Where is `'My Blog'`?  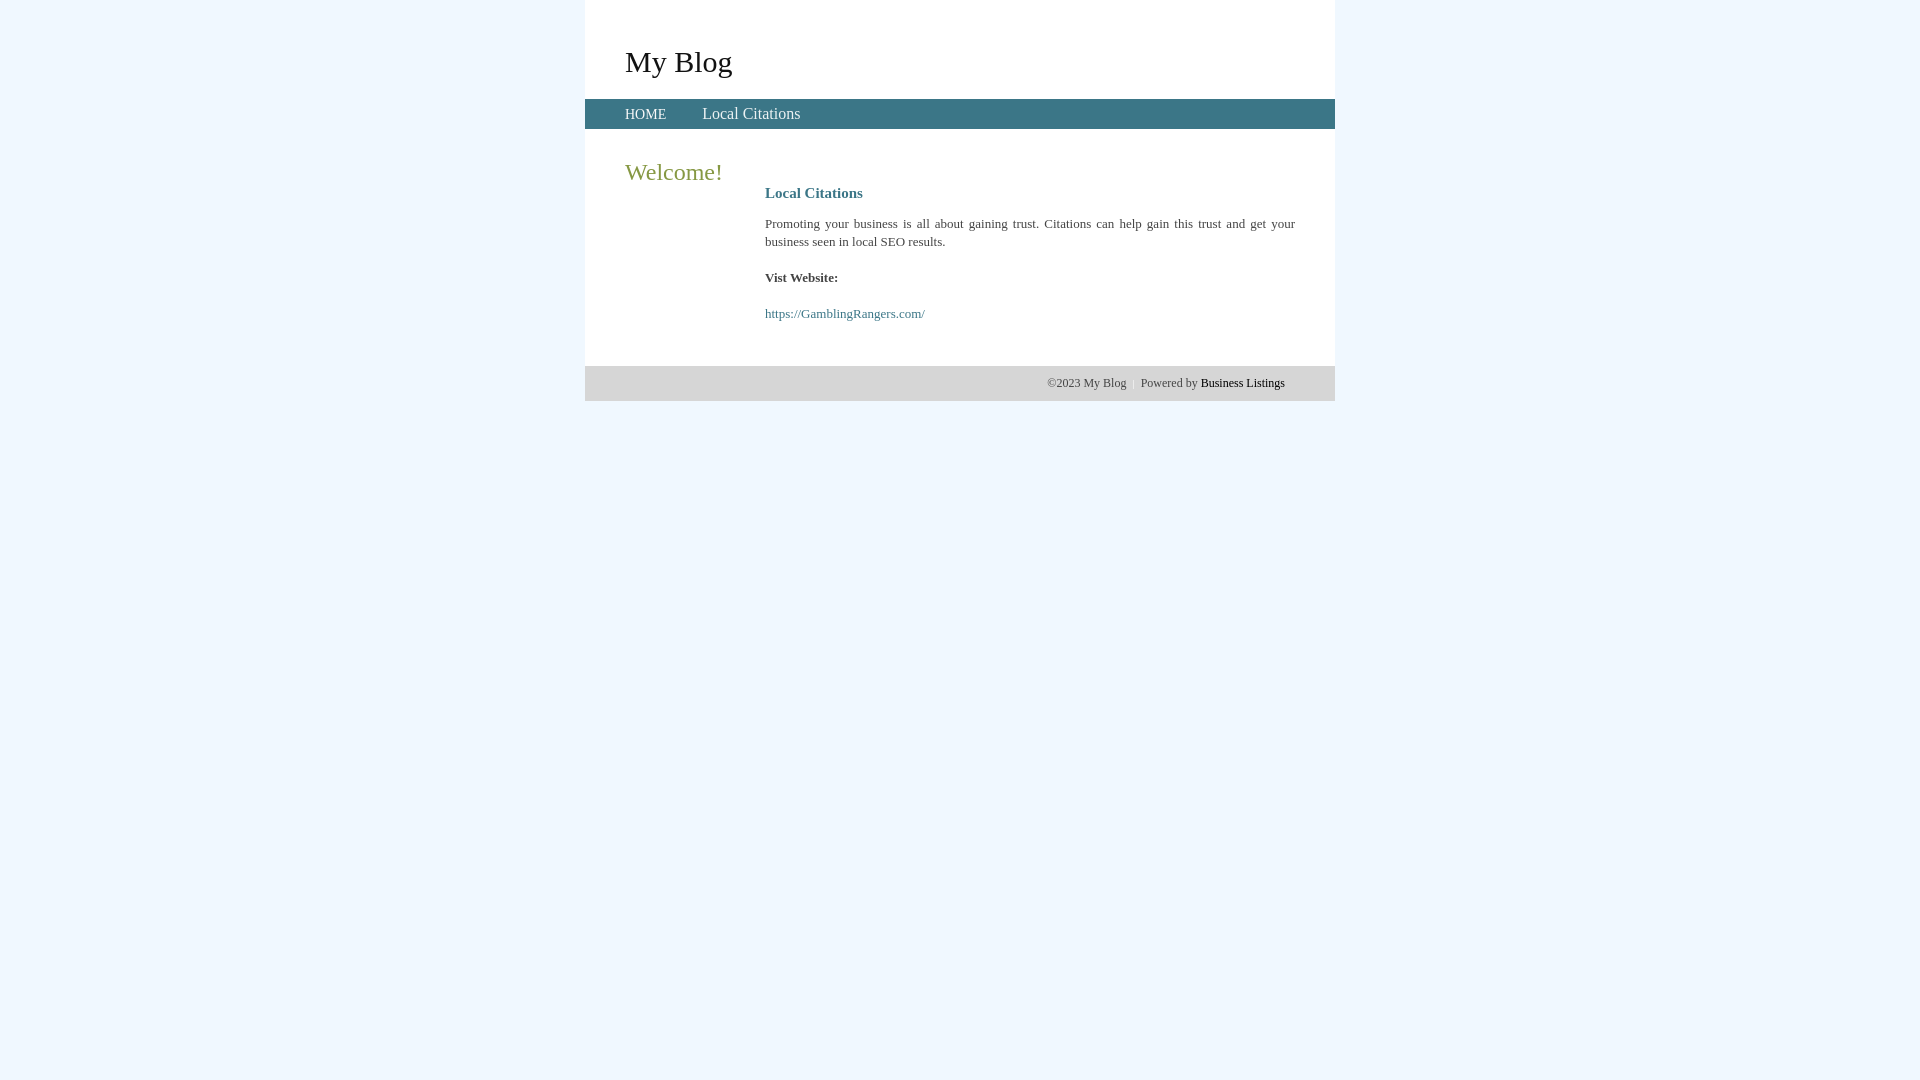
'My Blog' is located at coordinates (678, 60).